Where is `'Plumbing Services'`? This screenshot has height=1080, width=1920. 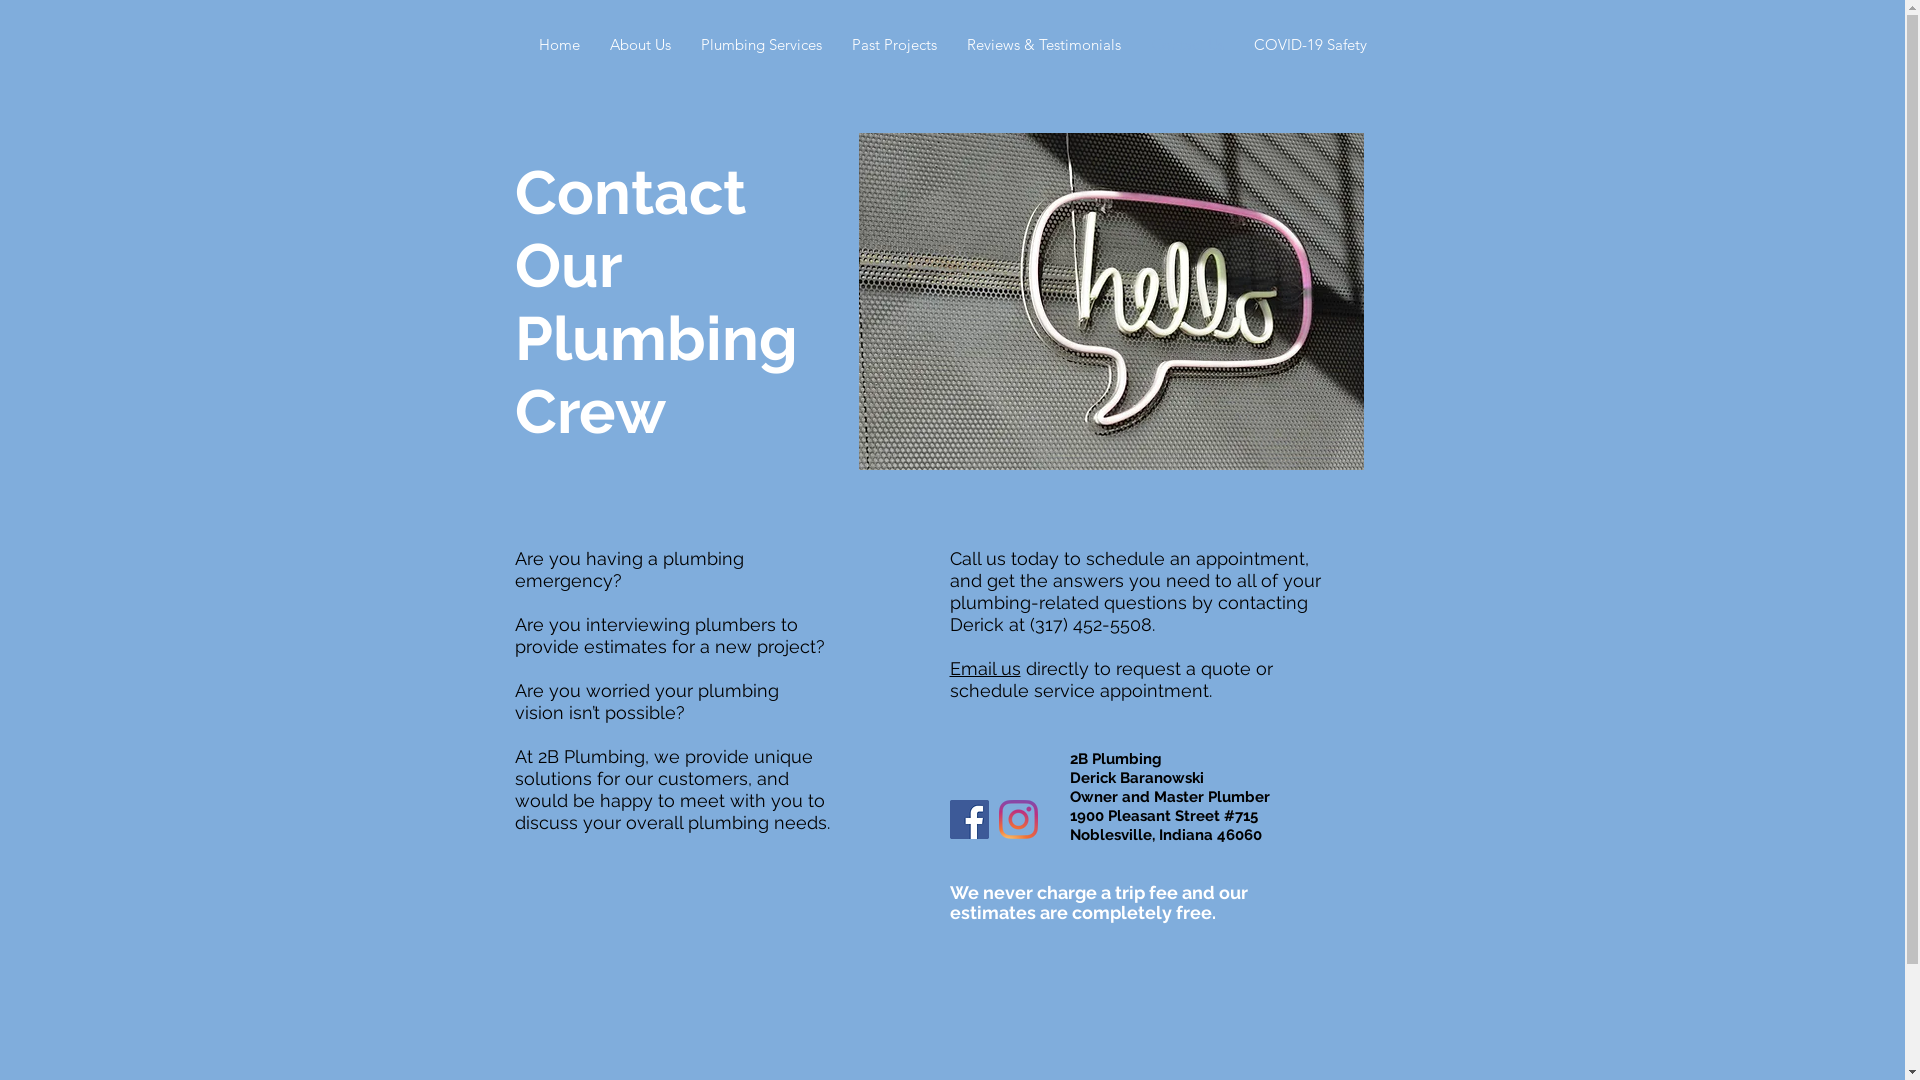 'Plumbing Services' is located at coordinates (760, 45).